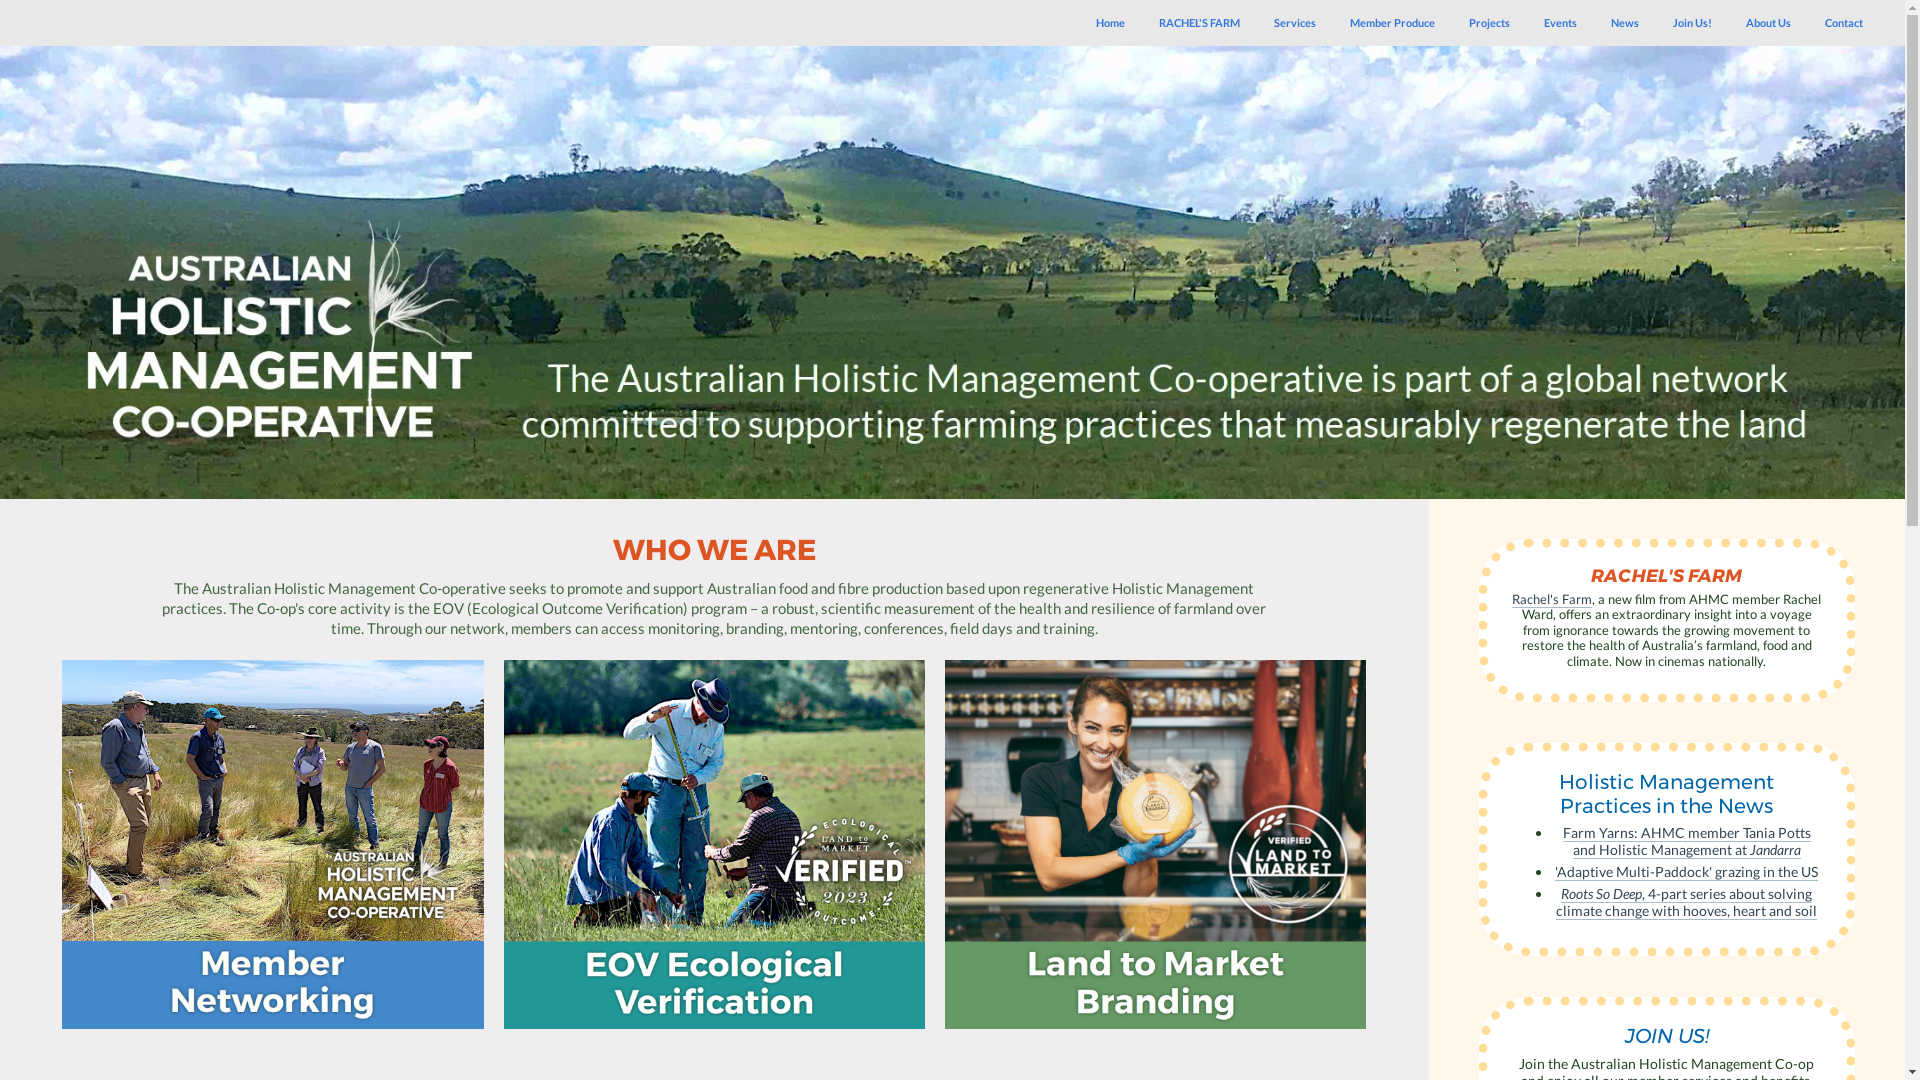 The height and width of the screenshot is (1080, 1920). I want to click on 'Rachel's Farm', so click(1512, 598).